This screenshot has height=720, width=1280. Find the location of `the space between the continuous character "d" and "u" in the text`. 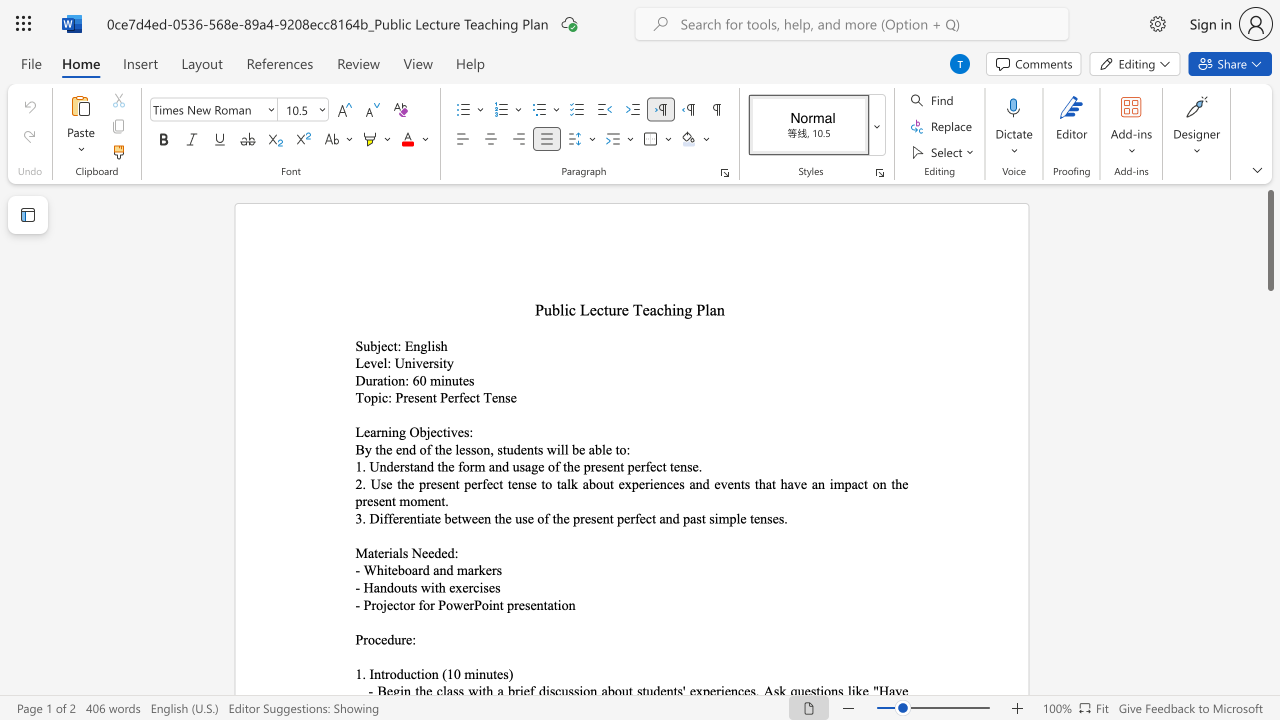

the space between the continuous character "d" and "u" in the text is located at coordinates (402, 674).